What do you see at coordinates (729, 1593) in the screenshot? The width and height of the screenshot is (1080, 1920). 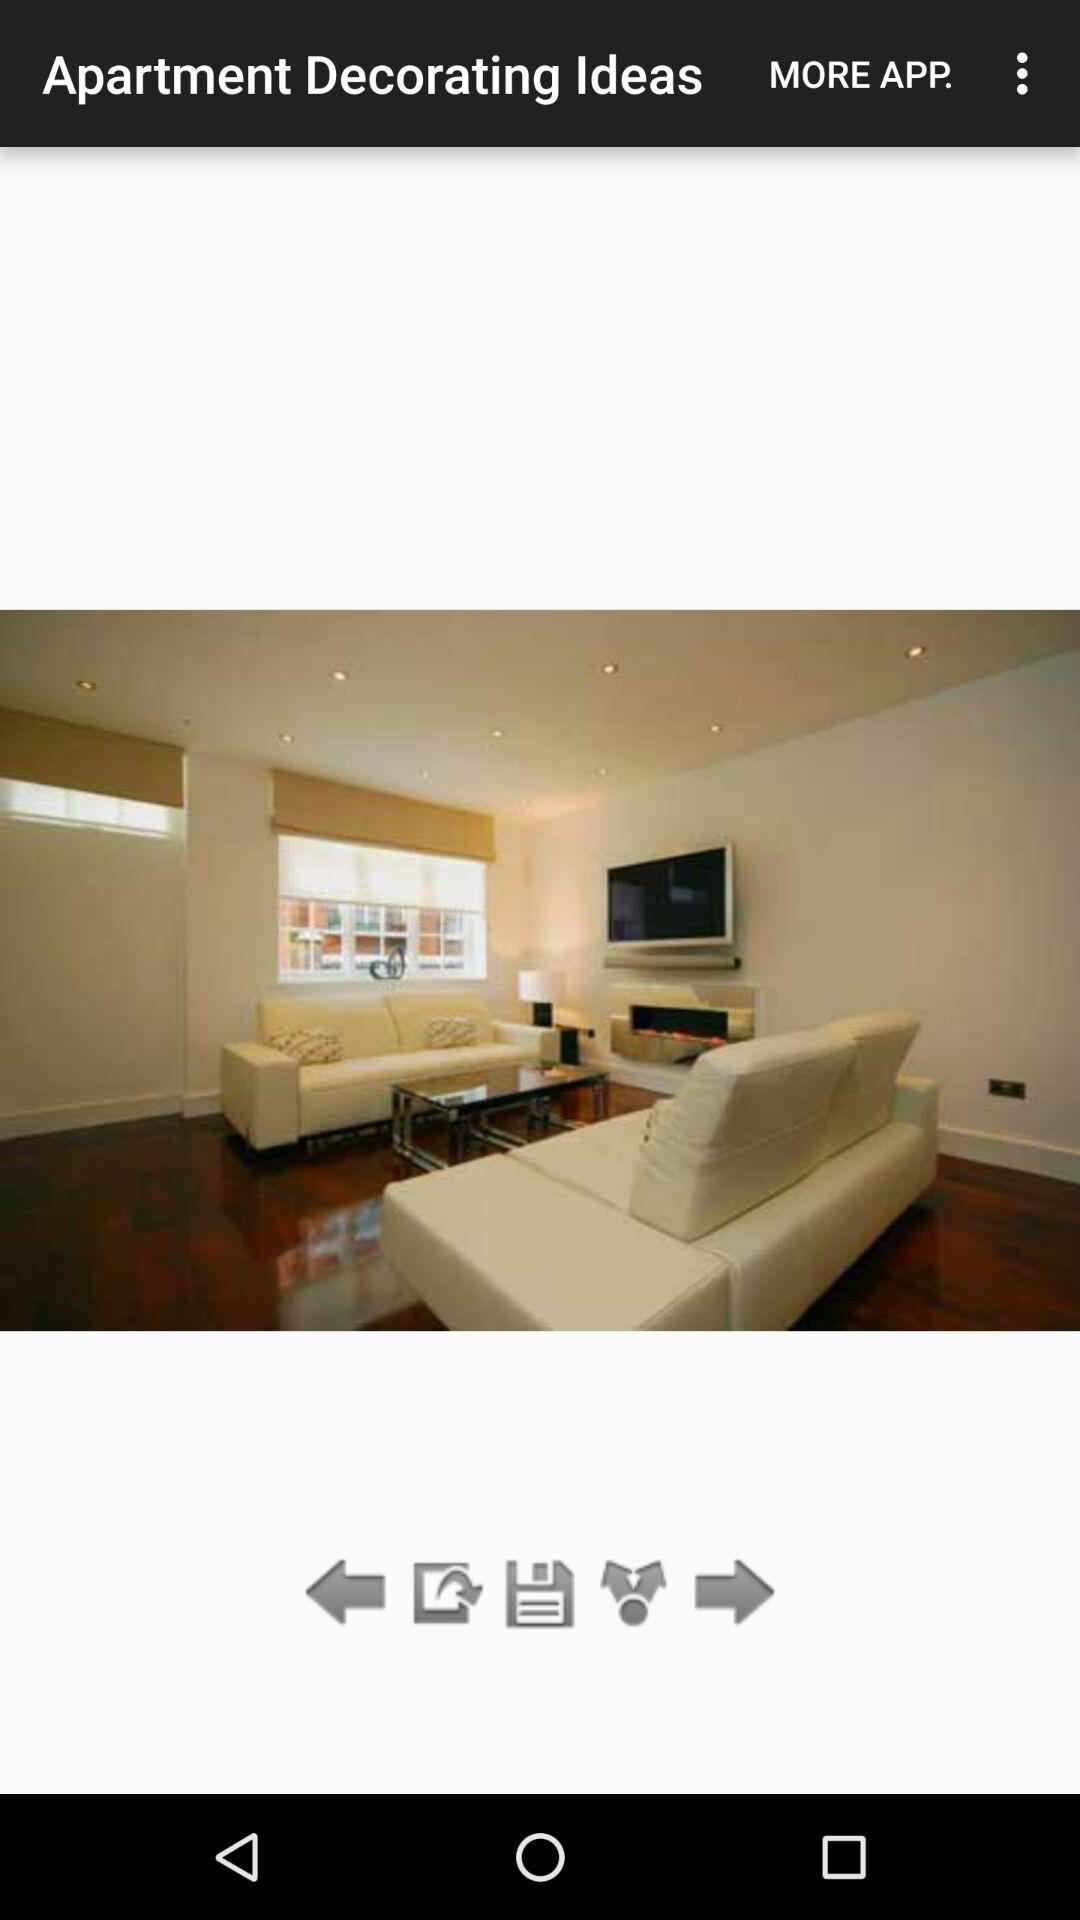 I see `the arrow_forward icon` at bounding box center [729, 1593].